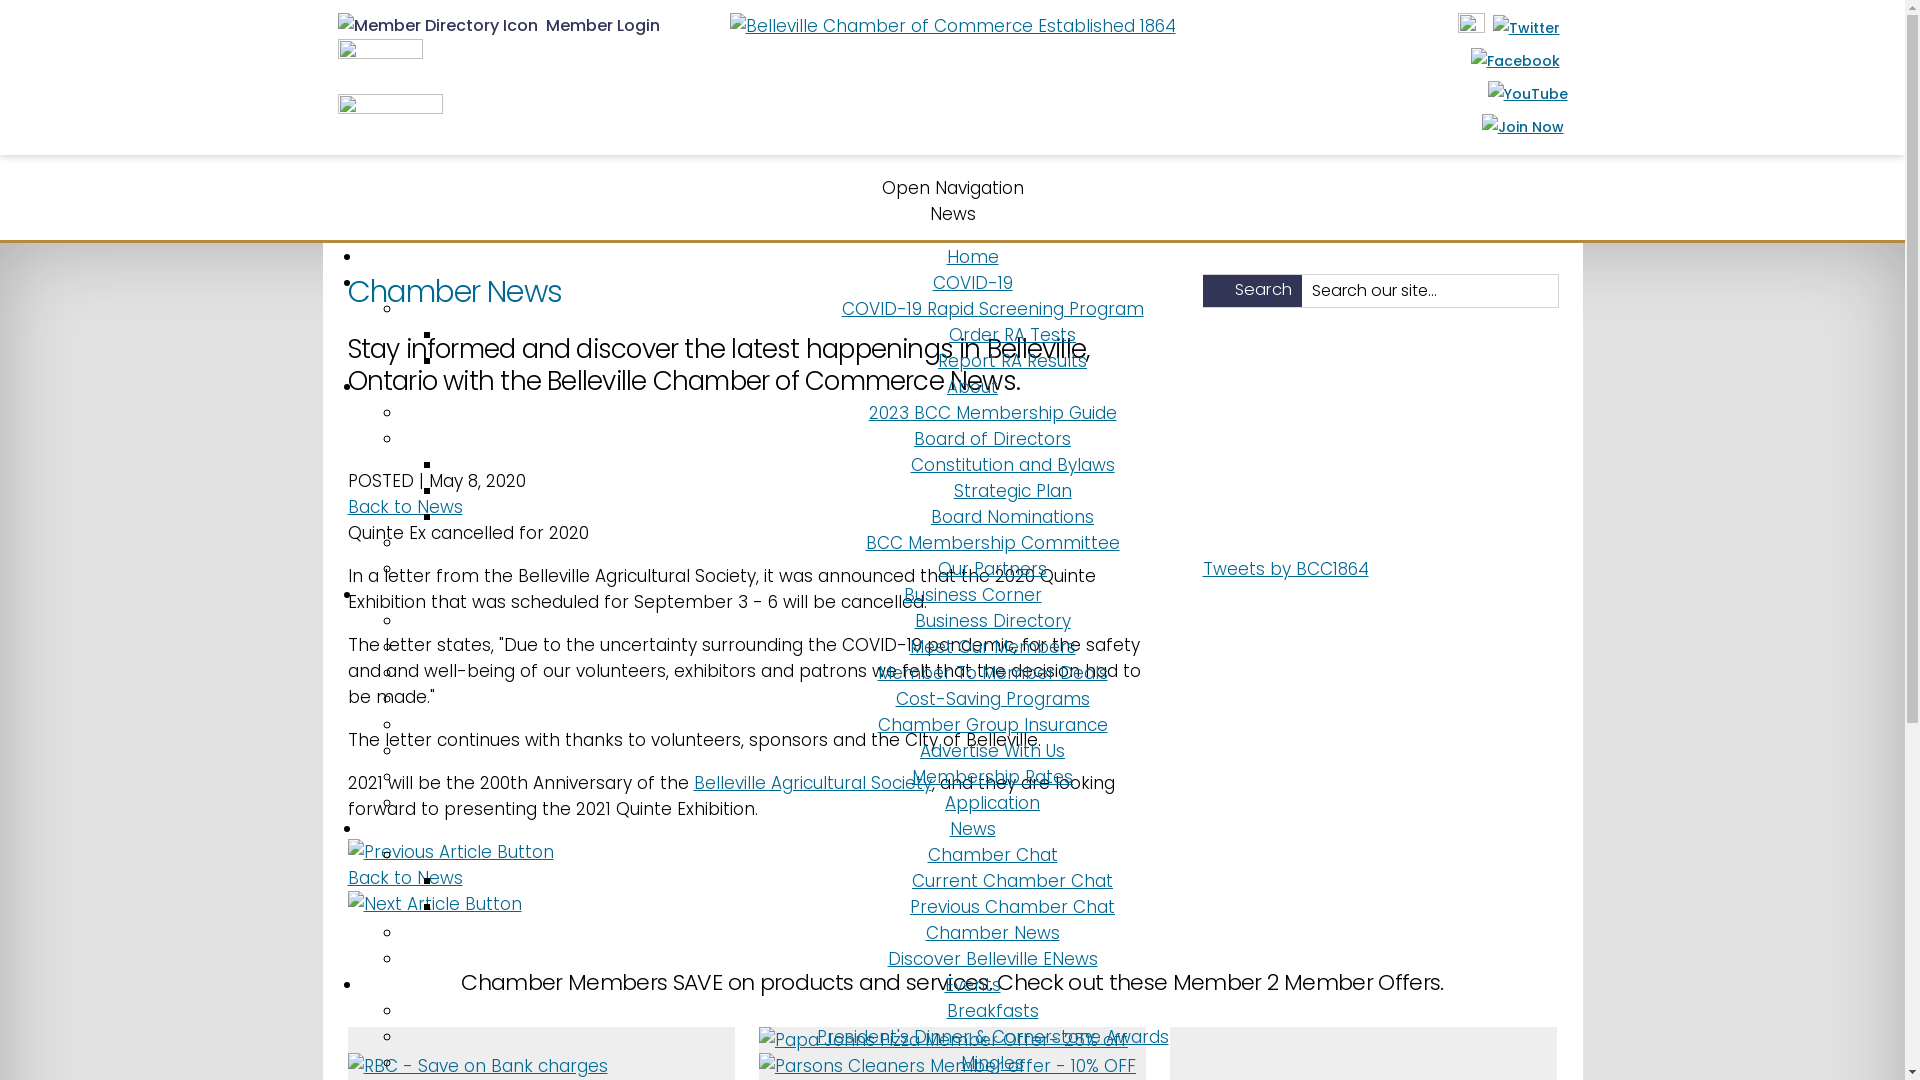  Describe the element at coordinates (812, 782) in the screenshot. I see `'Belleville Agricultural Society'` at that location.